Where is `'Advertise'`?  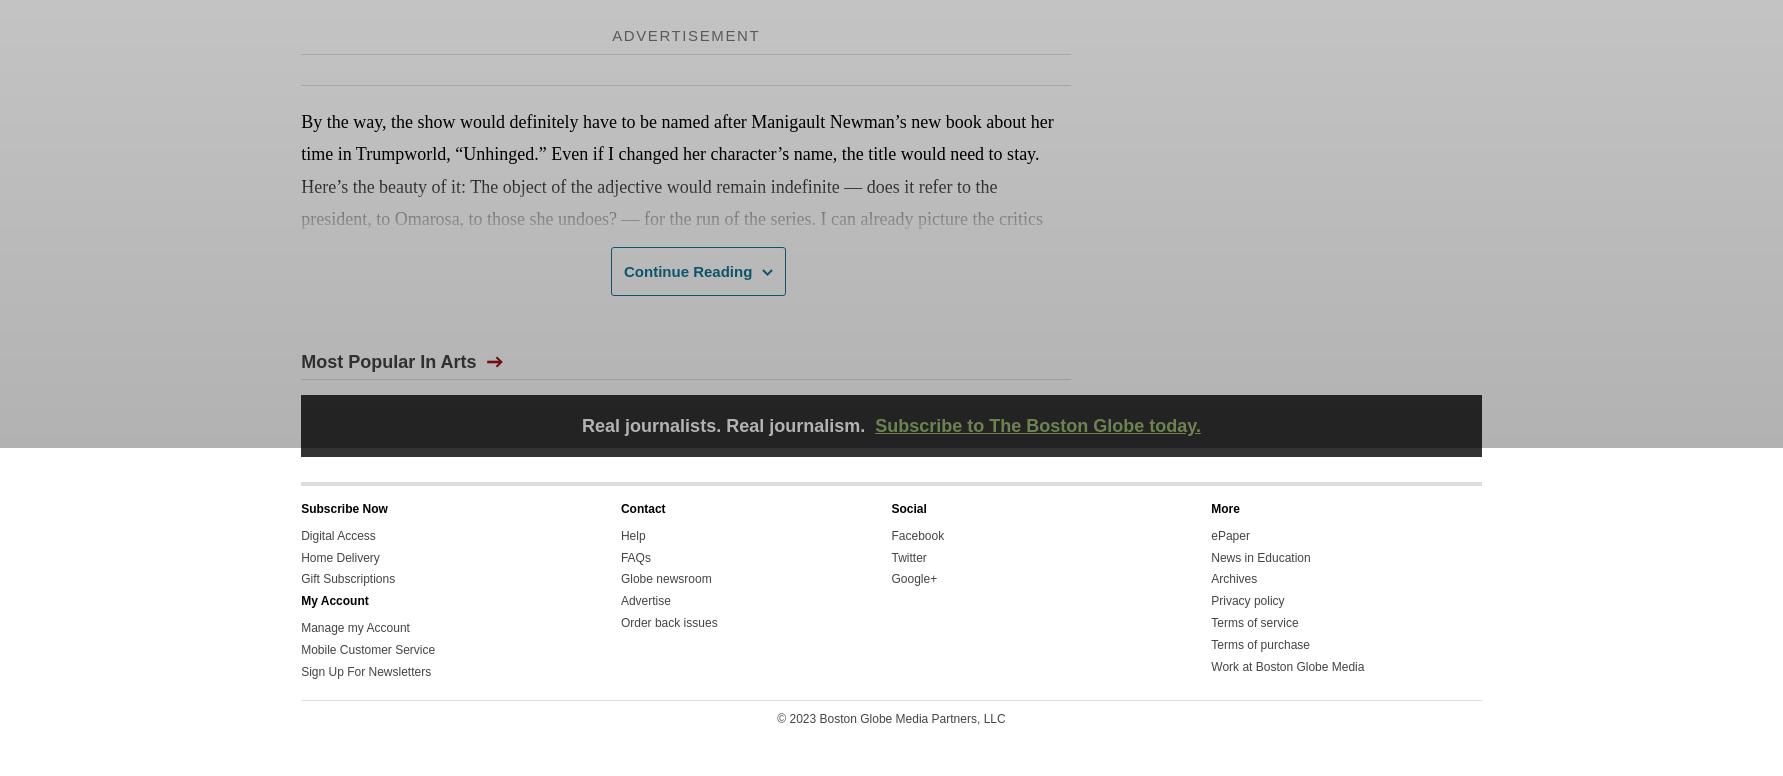 'Advertise' is located at coordinates (644, 601).